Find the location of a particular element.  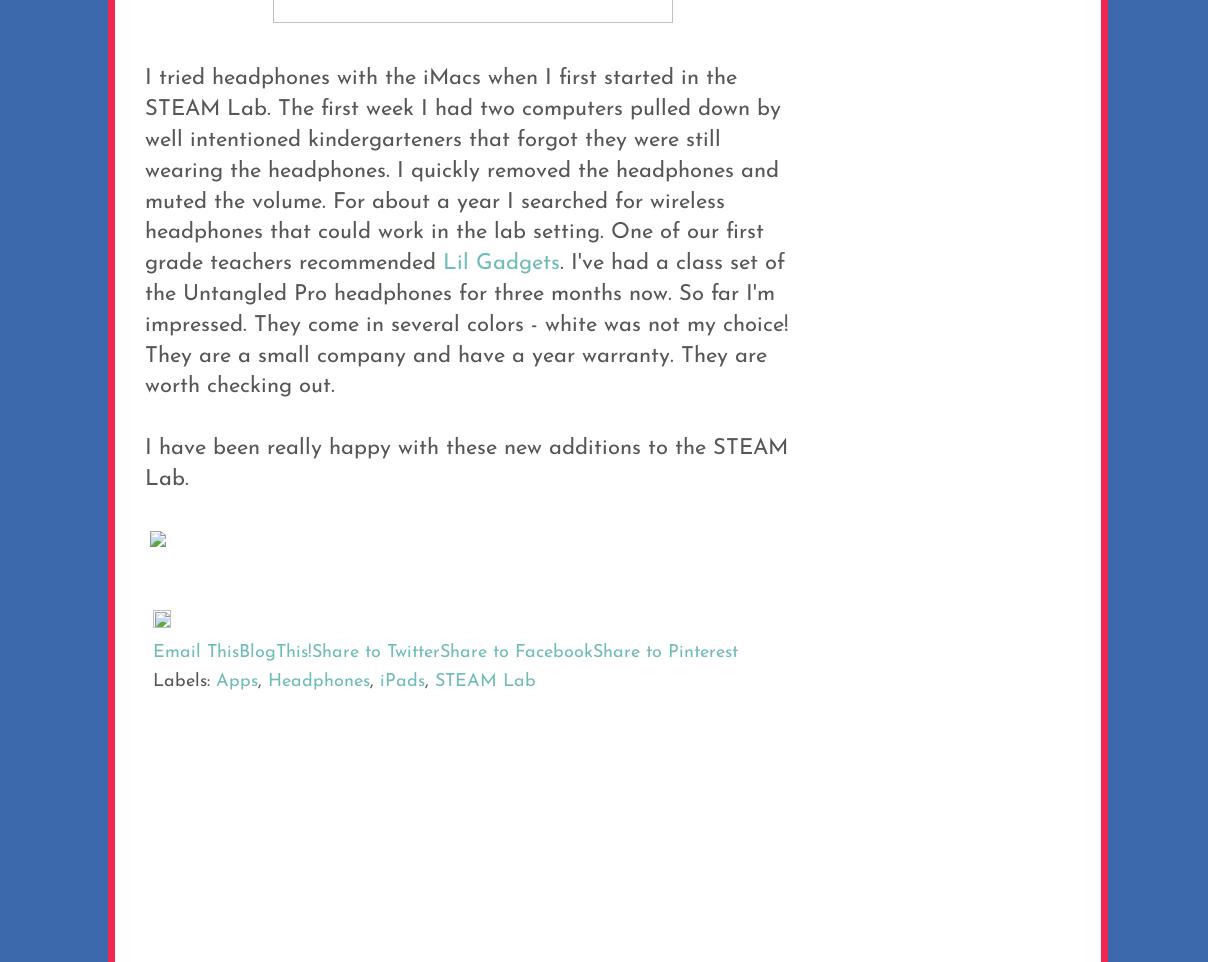

'Share to Facebook' is located at coordinates (516, 652).